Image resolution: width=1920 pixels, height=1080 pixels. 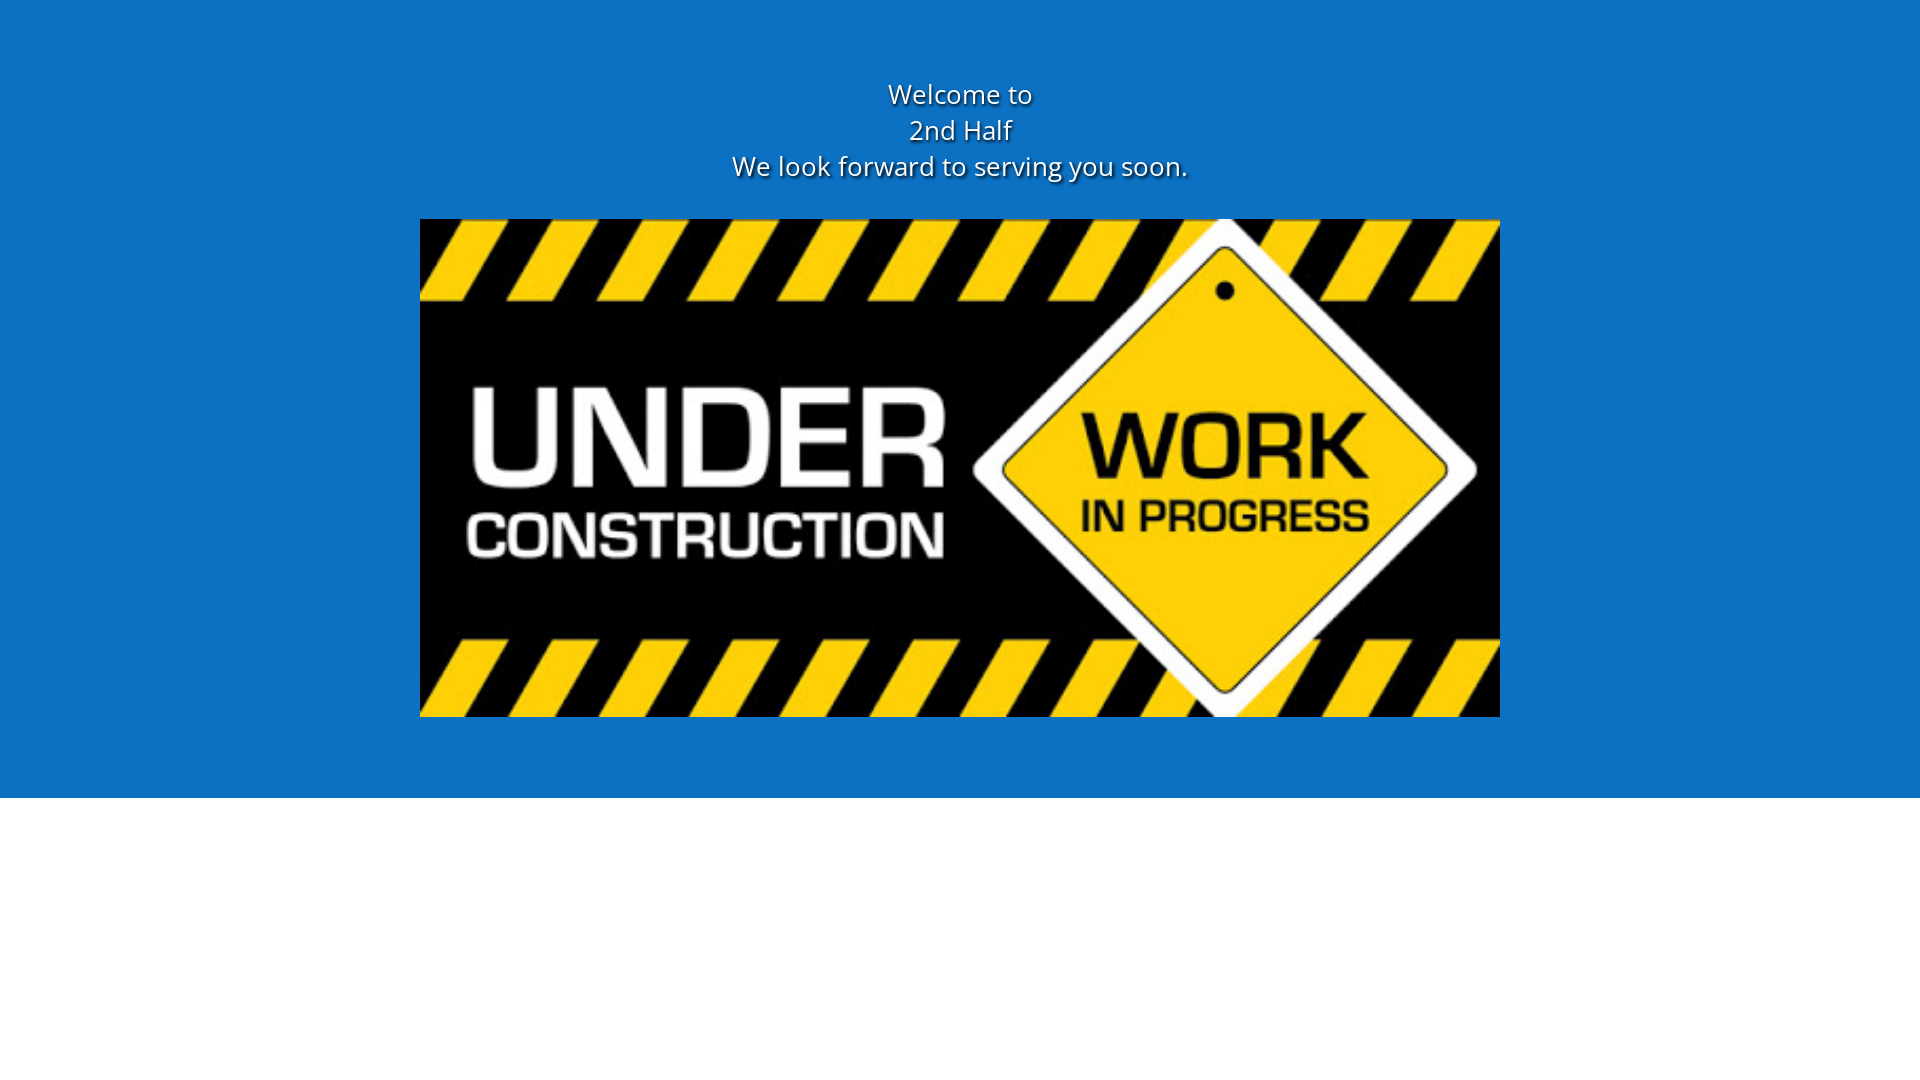 What do you see at coordinates (960, 467) in the screenshot?
I see `'unnamed'` at bounding box center [960, 467].